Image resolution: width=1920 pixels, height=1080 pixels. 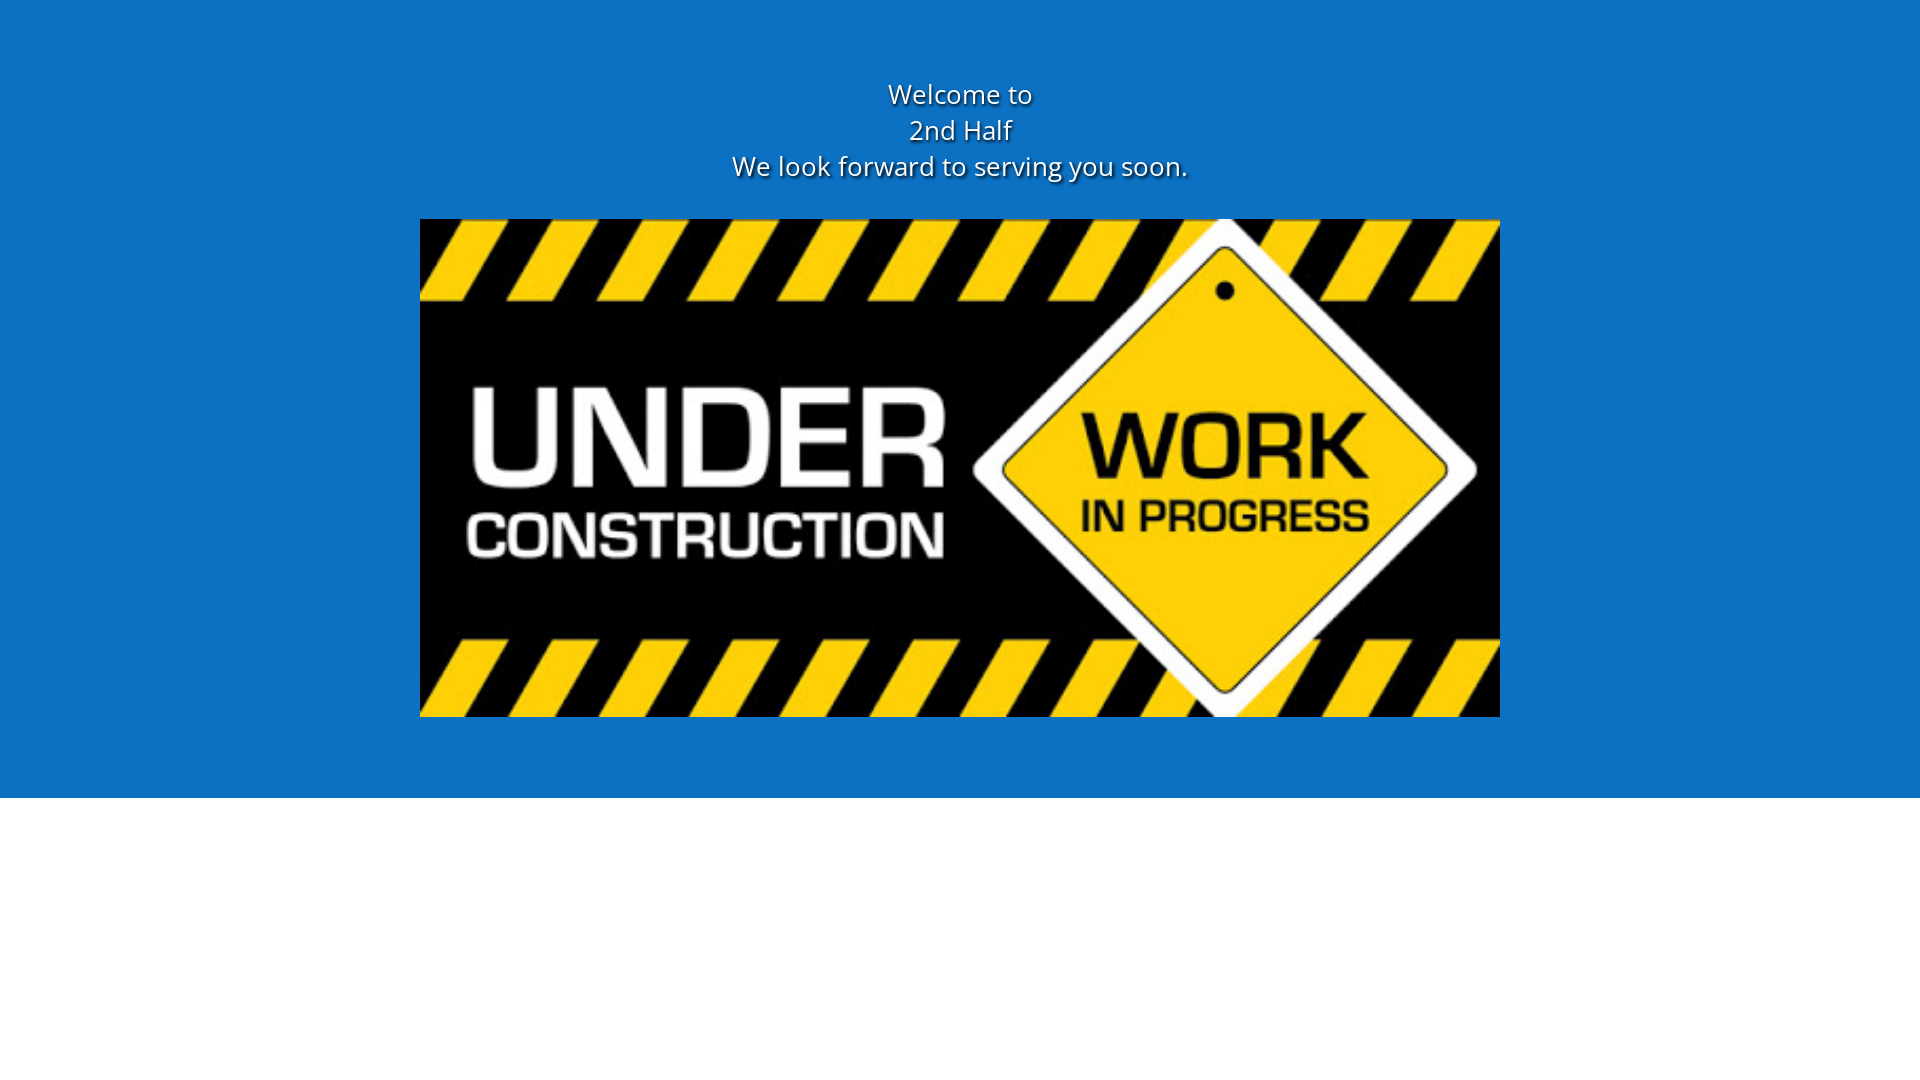 What do you see at coordinates (960, 467) in the screenshot?
I see `'unnamed'` at bounding box center [960, 467].